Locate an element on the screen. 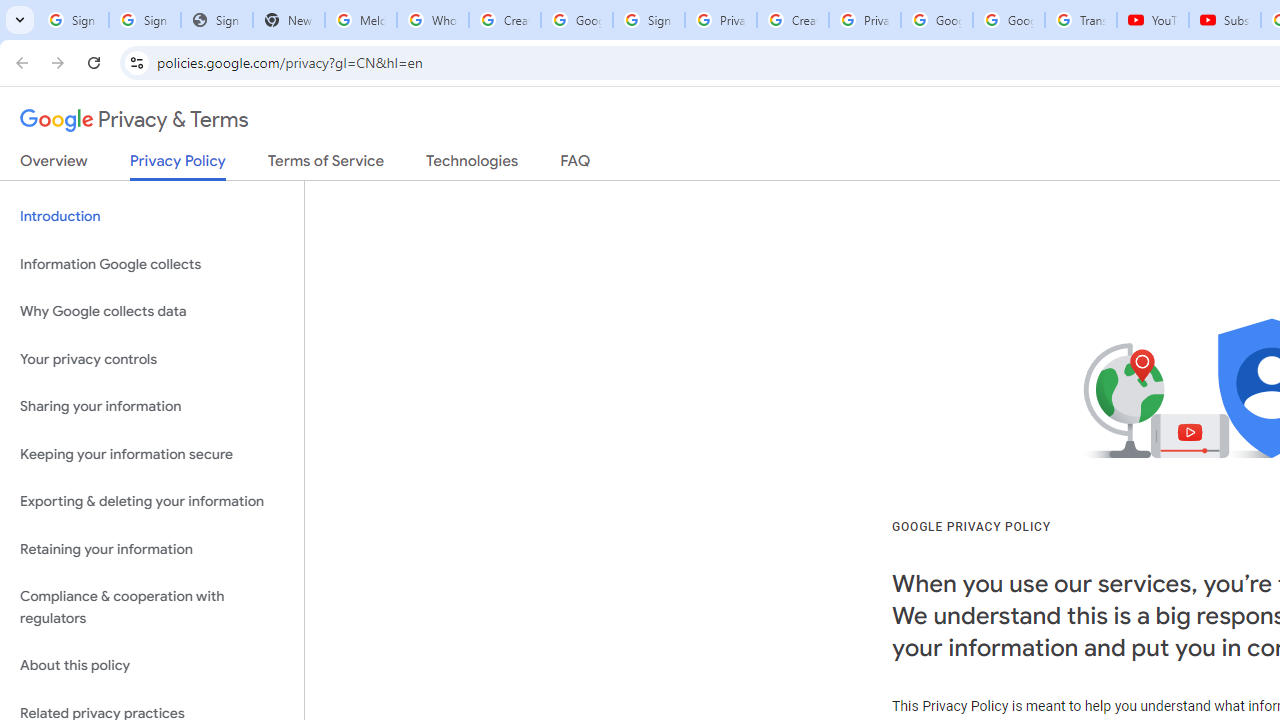 This screenshot has height=720, width=1280. 'Who is my administrator? - Google Account Help' is located at coordinates (431, 20).